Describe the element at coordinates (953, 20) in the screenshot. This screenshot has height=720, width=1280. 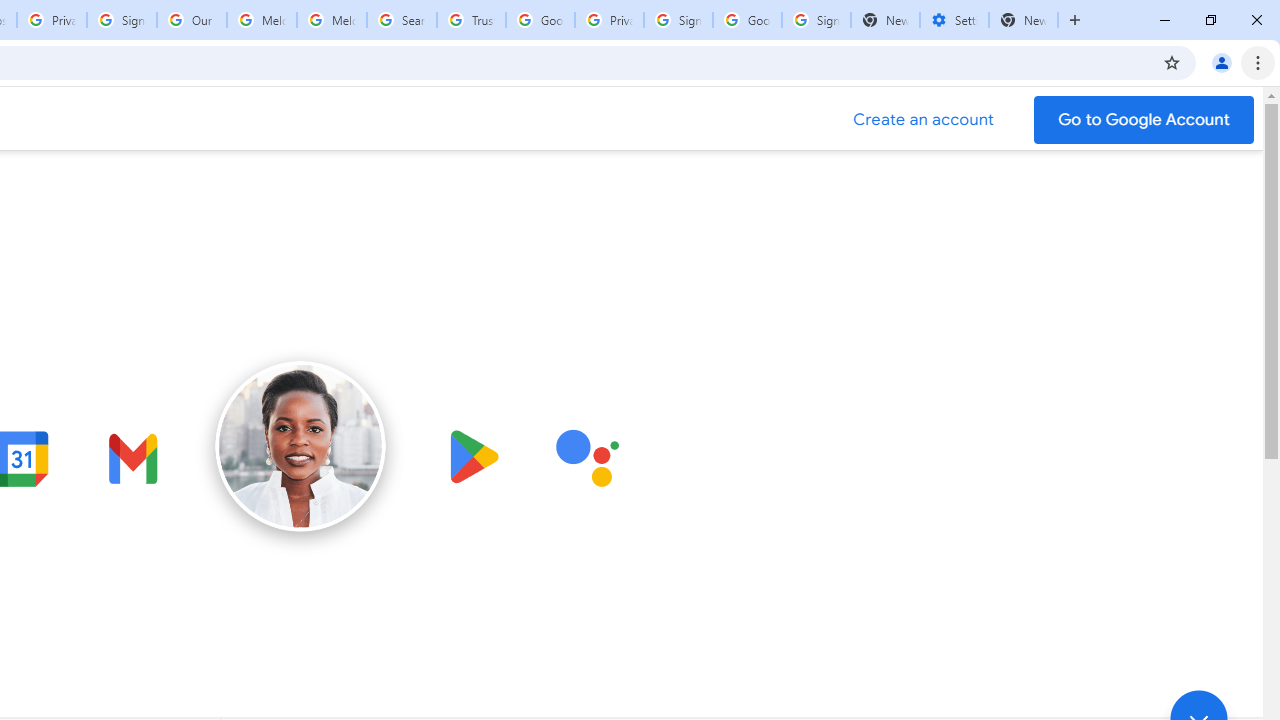
I see `'Settings - Addresses and more'` at that location.